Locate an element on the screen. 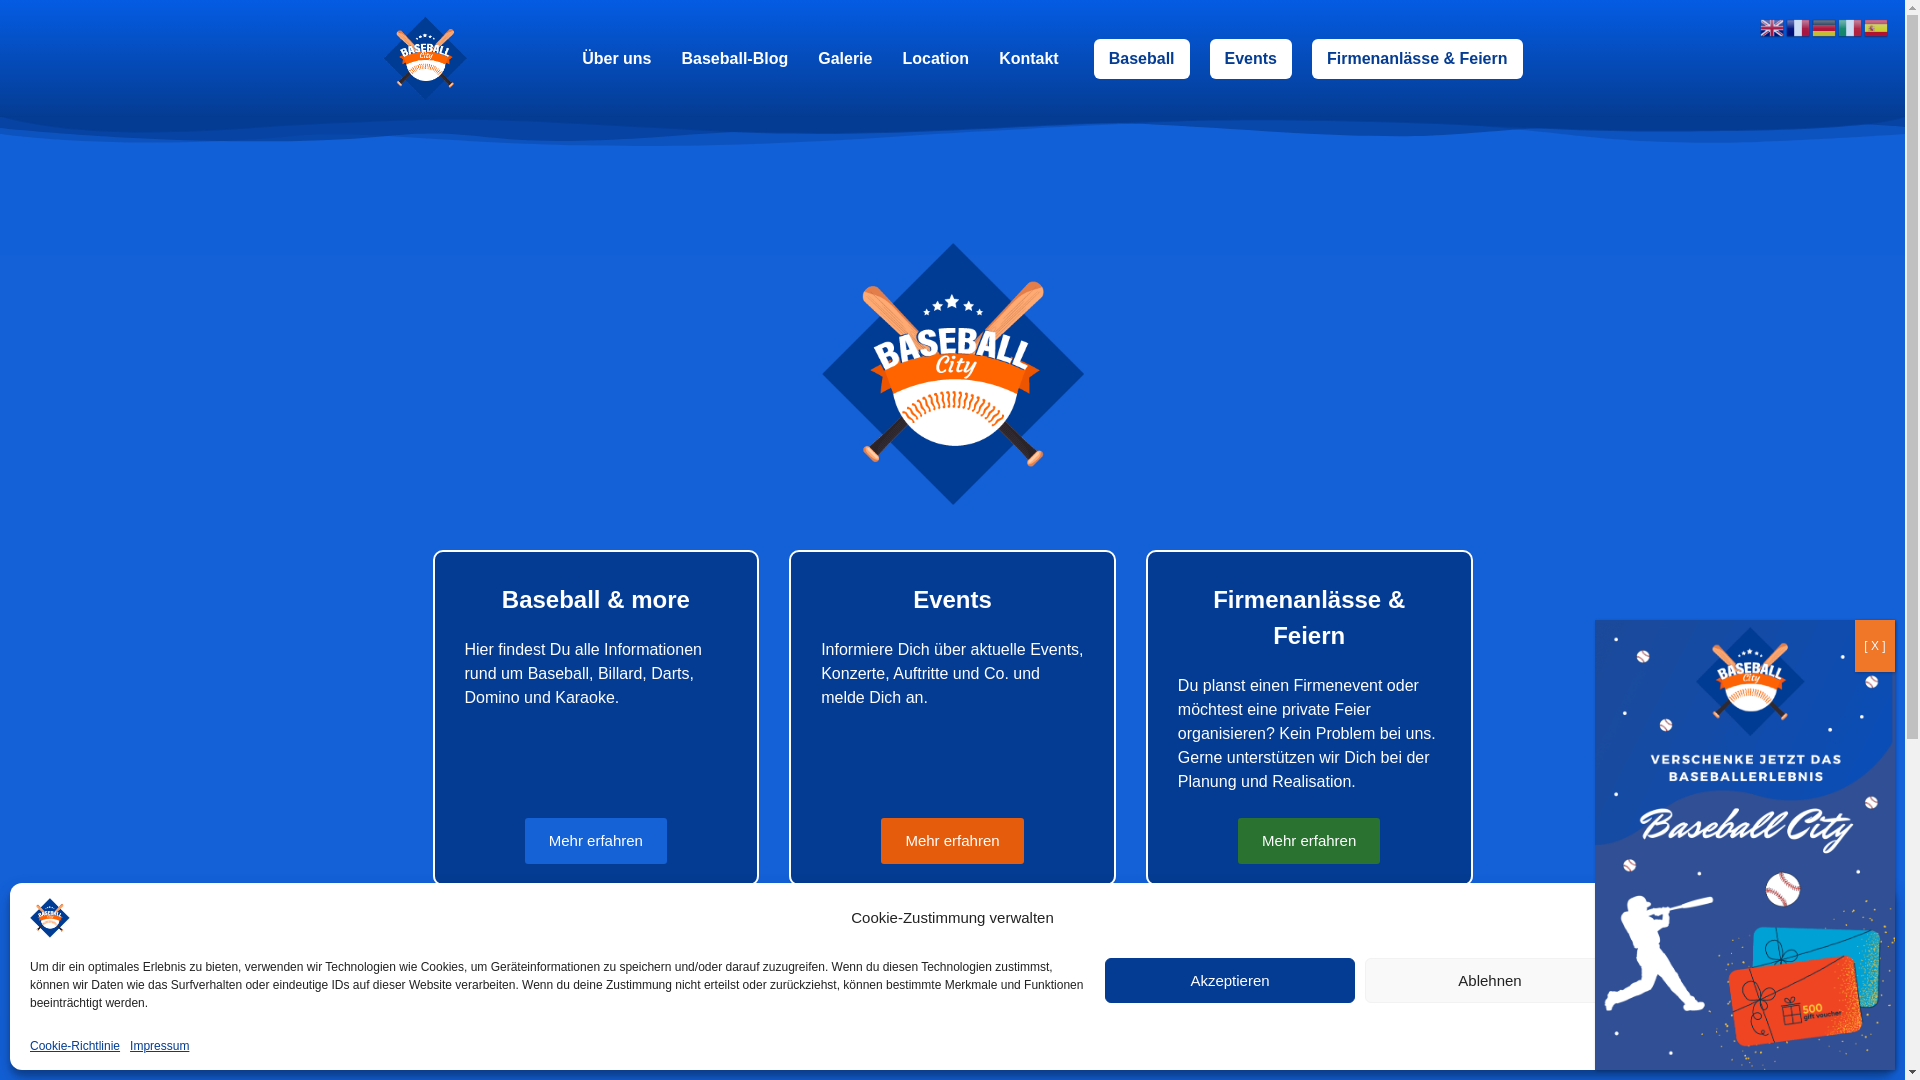 This screenshot has height=1080, width=1920. 'English' is located at coordinates (1772, 26).